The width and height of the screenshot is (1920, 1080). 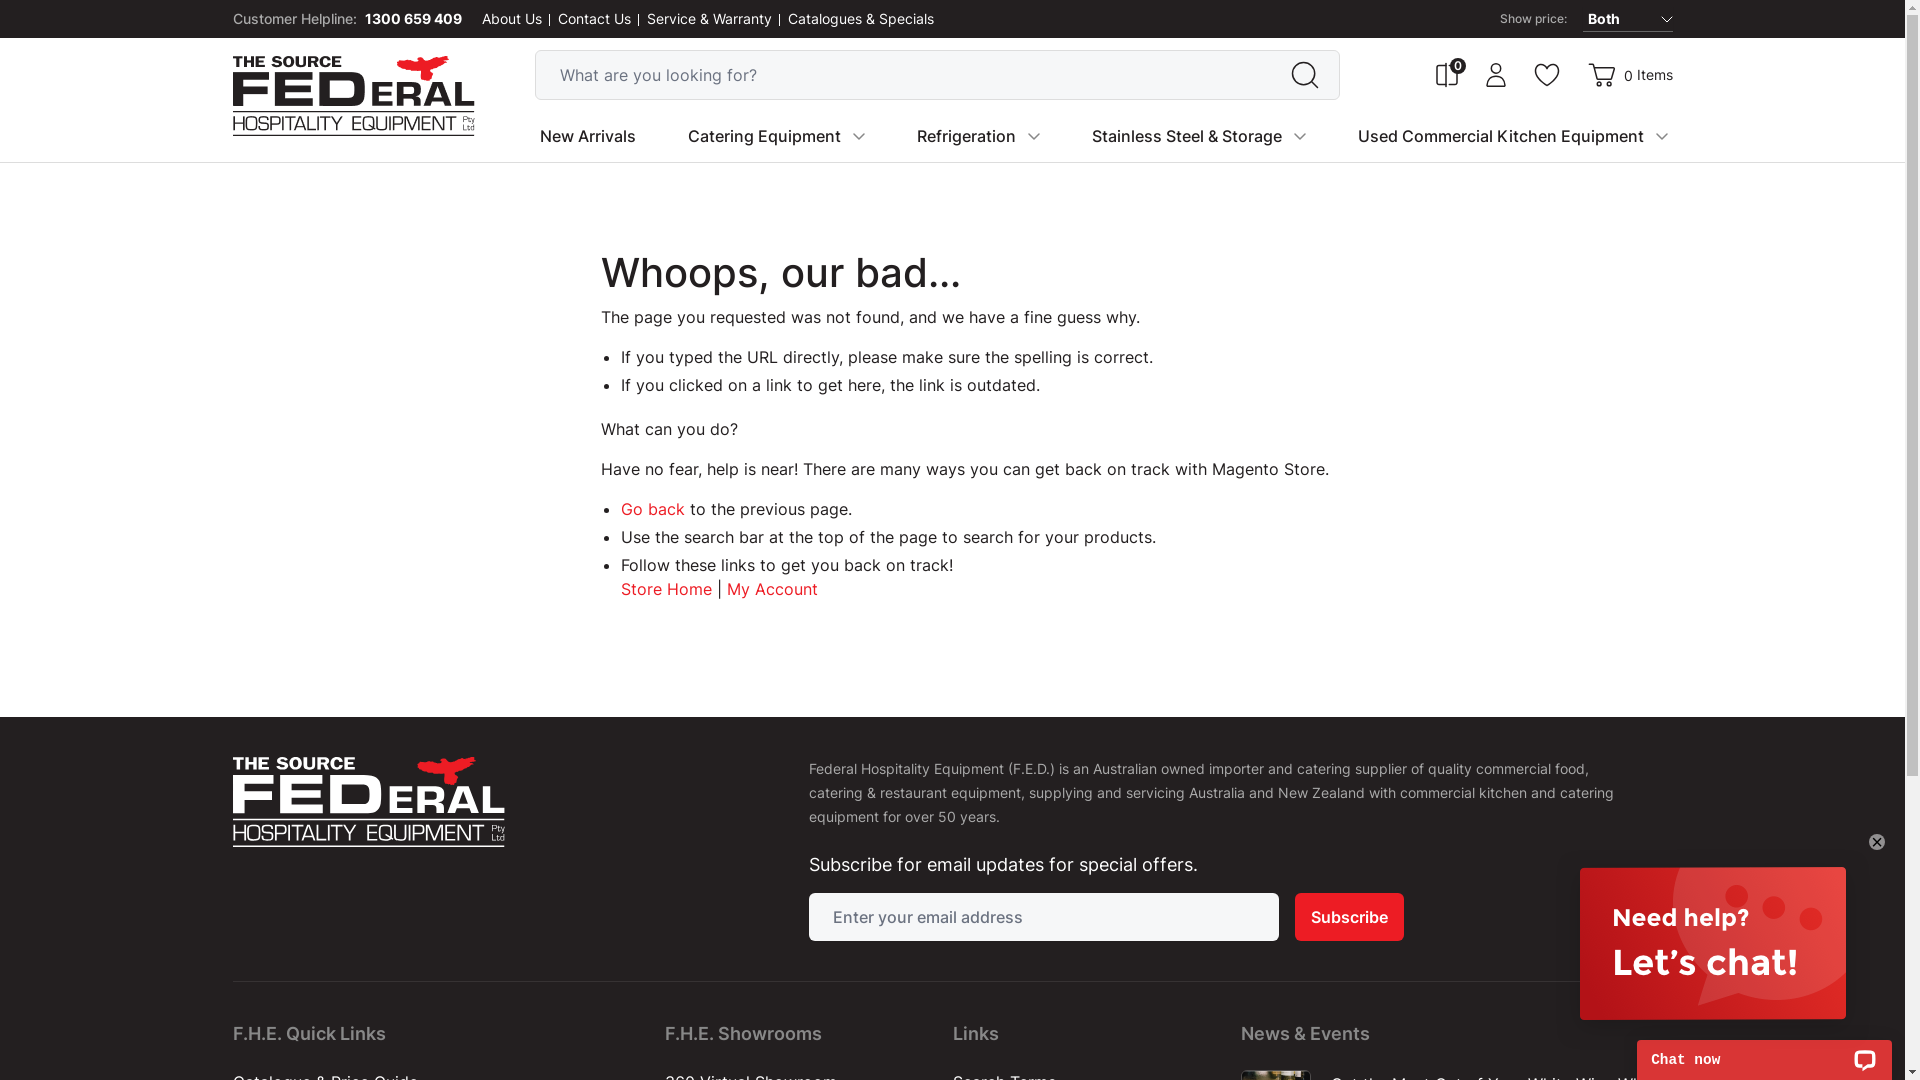 I want to click on 'Stainless Steel & Storage', so click(x=1186, y=135).